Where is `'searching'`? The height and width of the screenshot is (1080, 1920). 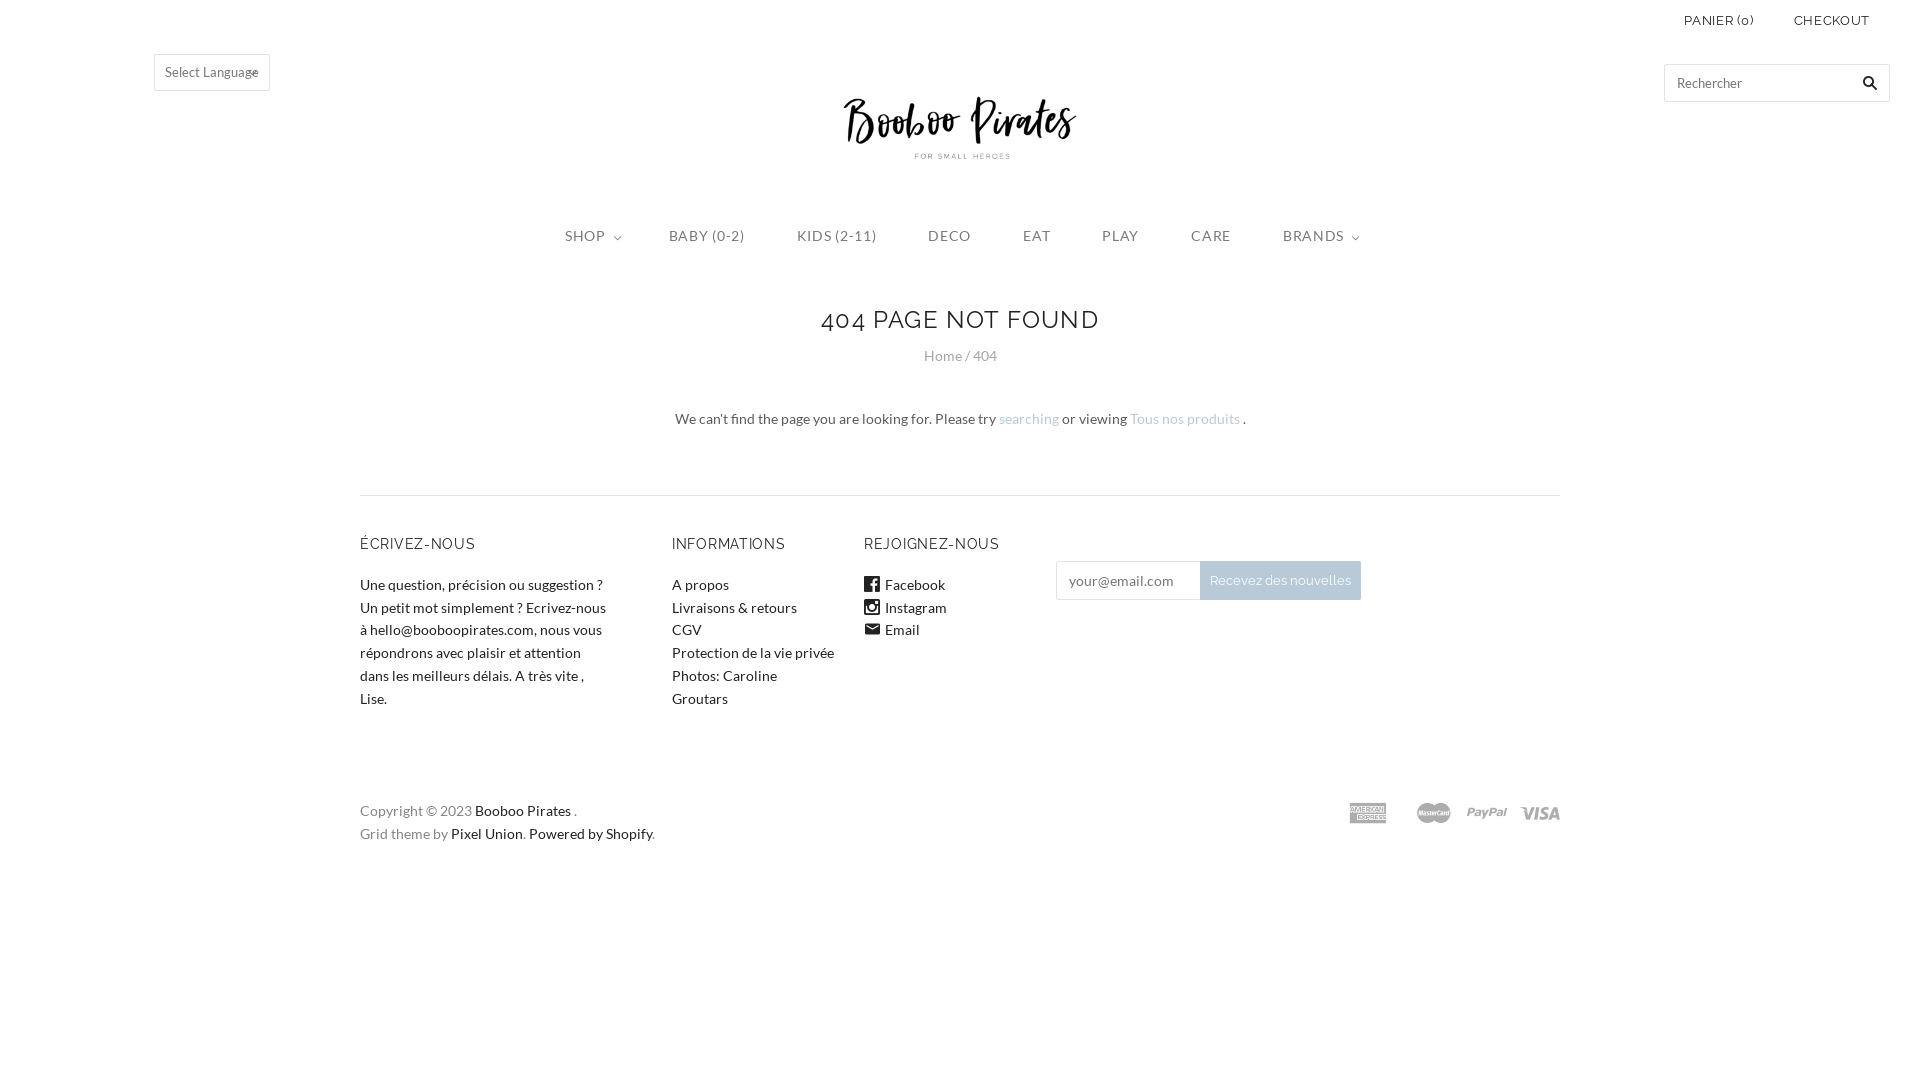 'searching' is located at coordinates (1027, 417).